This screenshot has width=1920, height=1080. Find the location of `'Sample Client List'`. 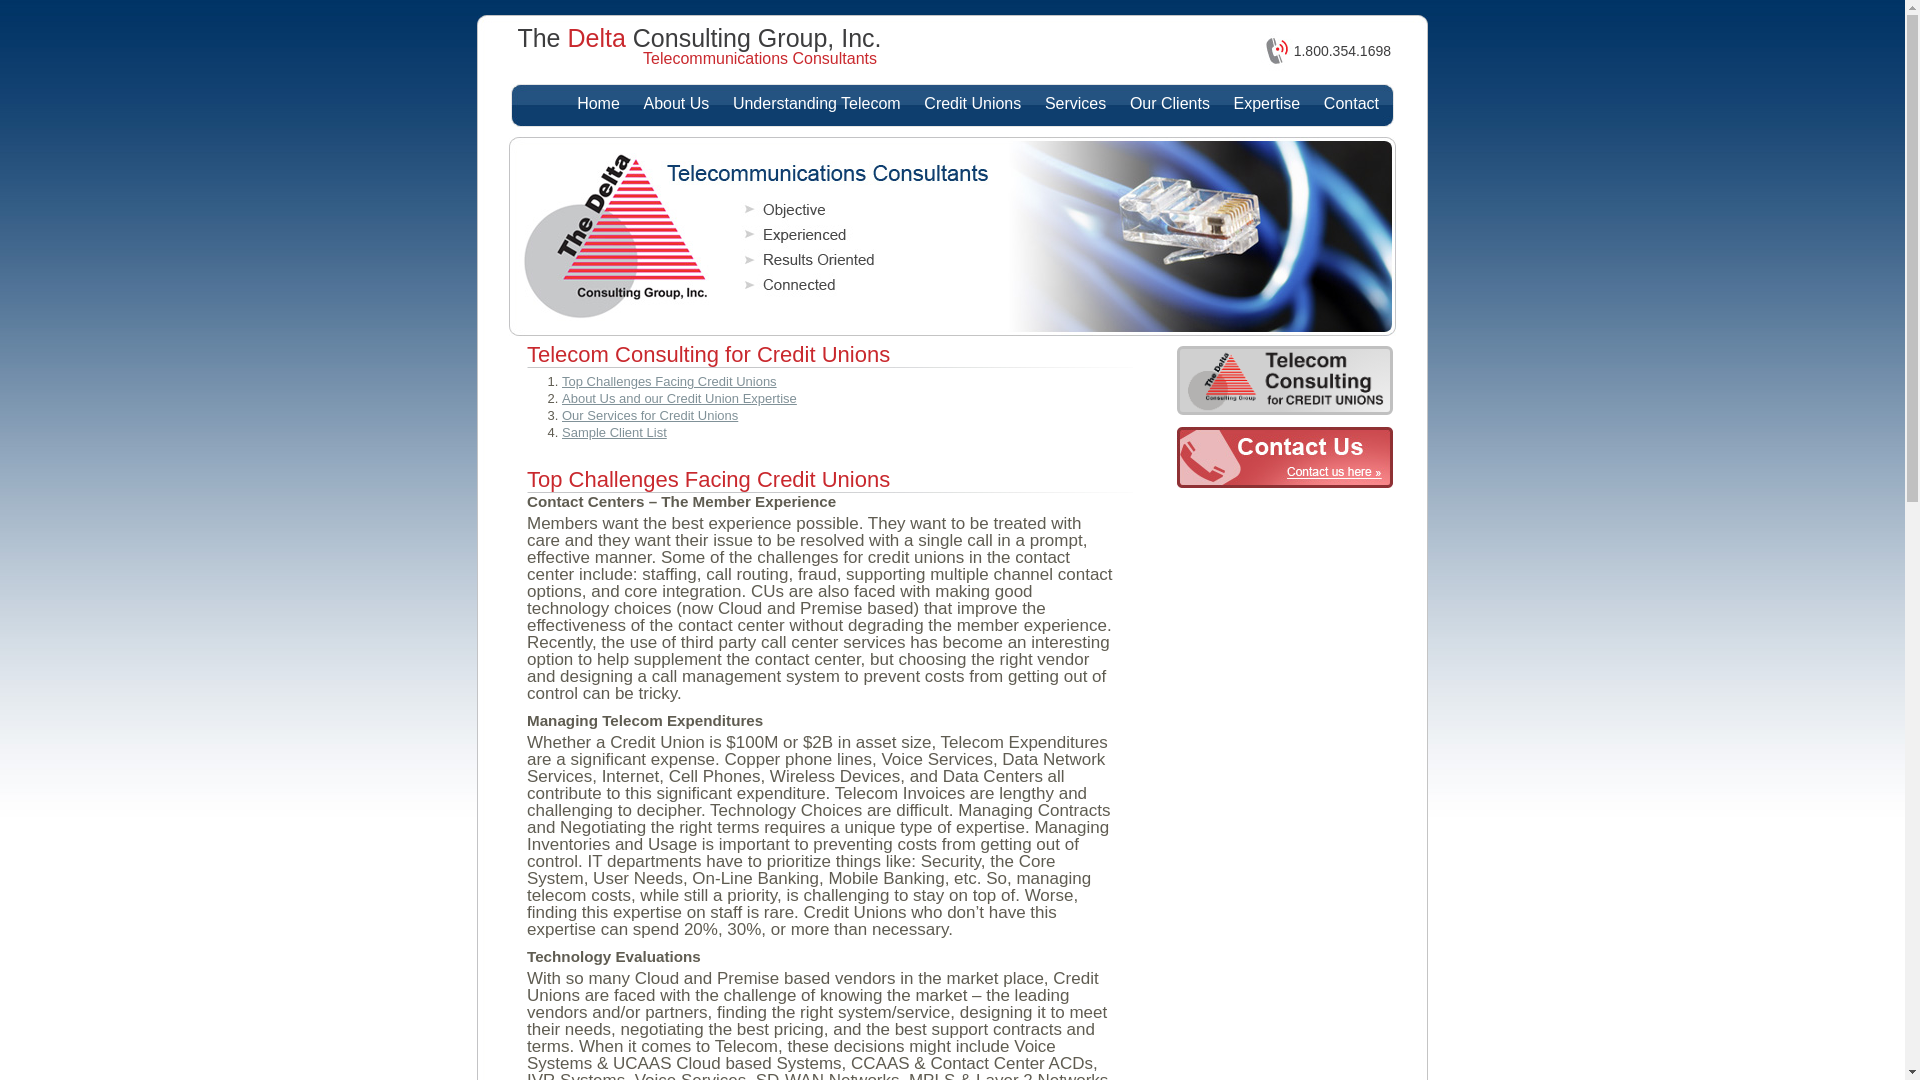

'Sample Client List' is located at coordinates (560, 431).